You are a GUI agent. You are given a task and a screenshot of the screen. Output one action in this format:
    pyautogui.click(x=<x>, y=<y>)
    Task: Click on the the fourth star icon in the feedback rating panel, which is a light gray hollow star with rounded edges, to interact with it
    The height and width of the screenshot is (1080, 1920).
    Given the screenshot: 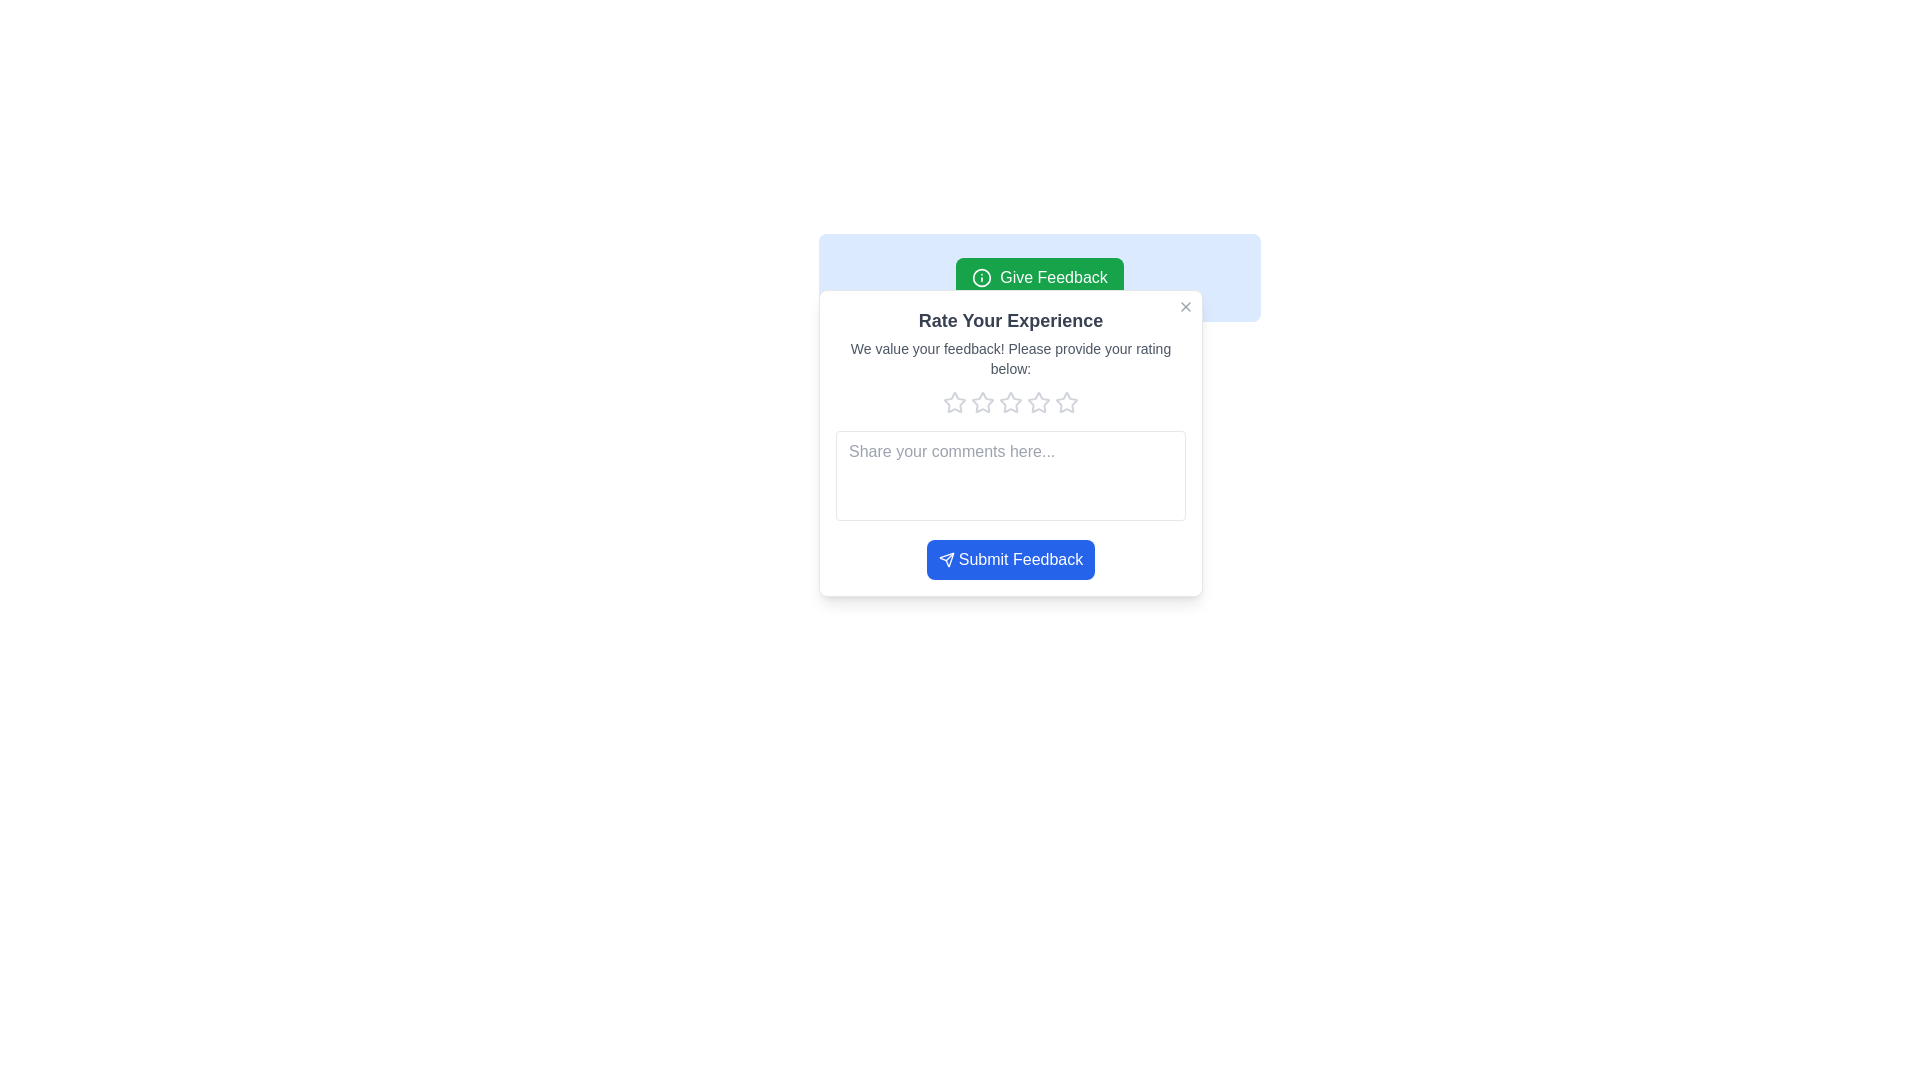 What is the action you would take?
    pyautogui.click(x=1011, y=402)
    